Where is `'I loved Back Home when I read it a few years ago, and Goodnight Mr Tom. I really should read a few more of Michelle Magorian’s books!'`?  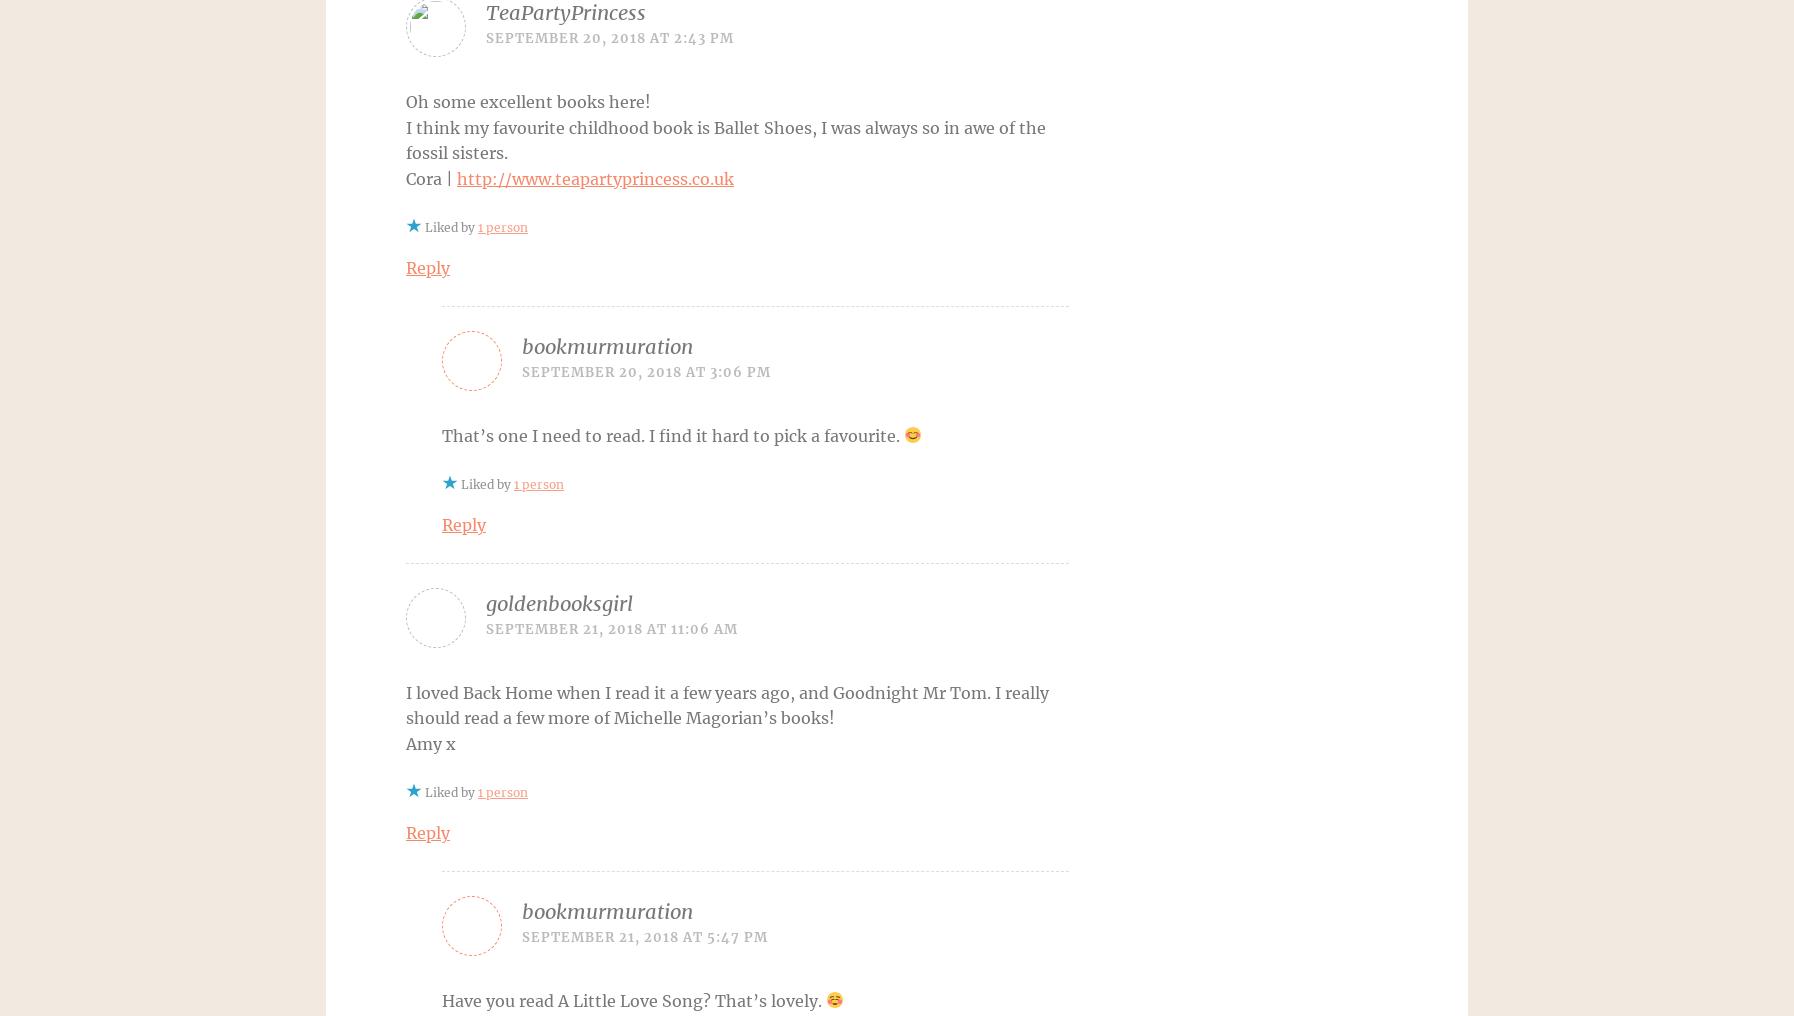
'I loved Back Home when I read it a few years ago, and Goodnight Mr Tom. I really should read a few more of Michelle Magorian’s books!' is located at coordinates (727, 705).